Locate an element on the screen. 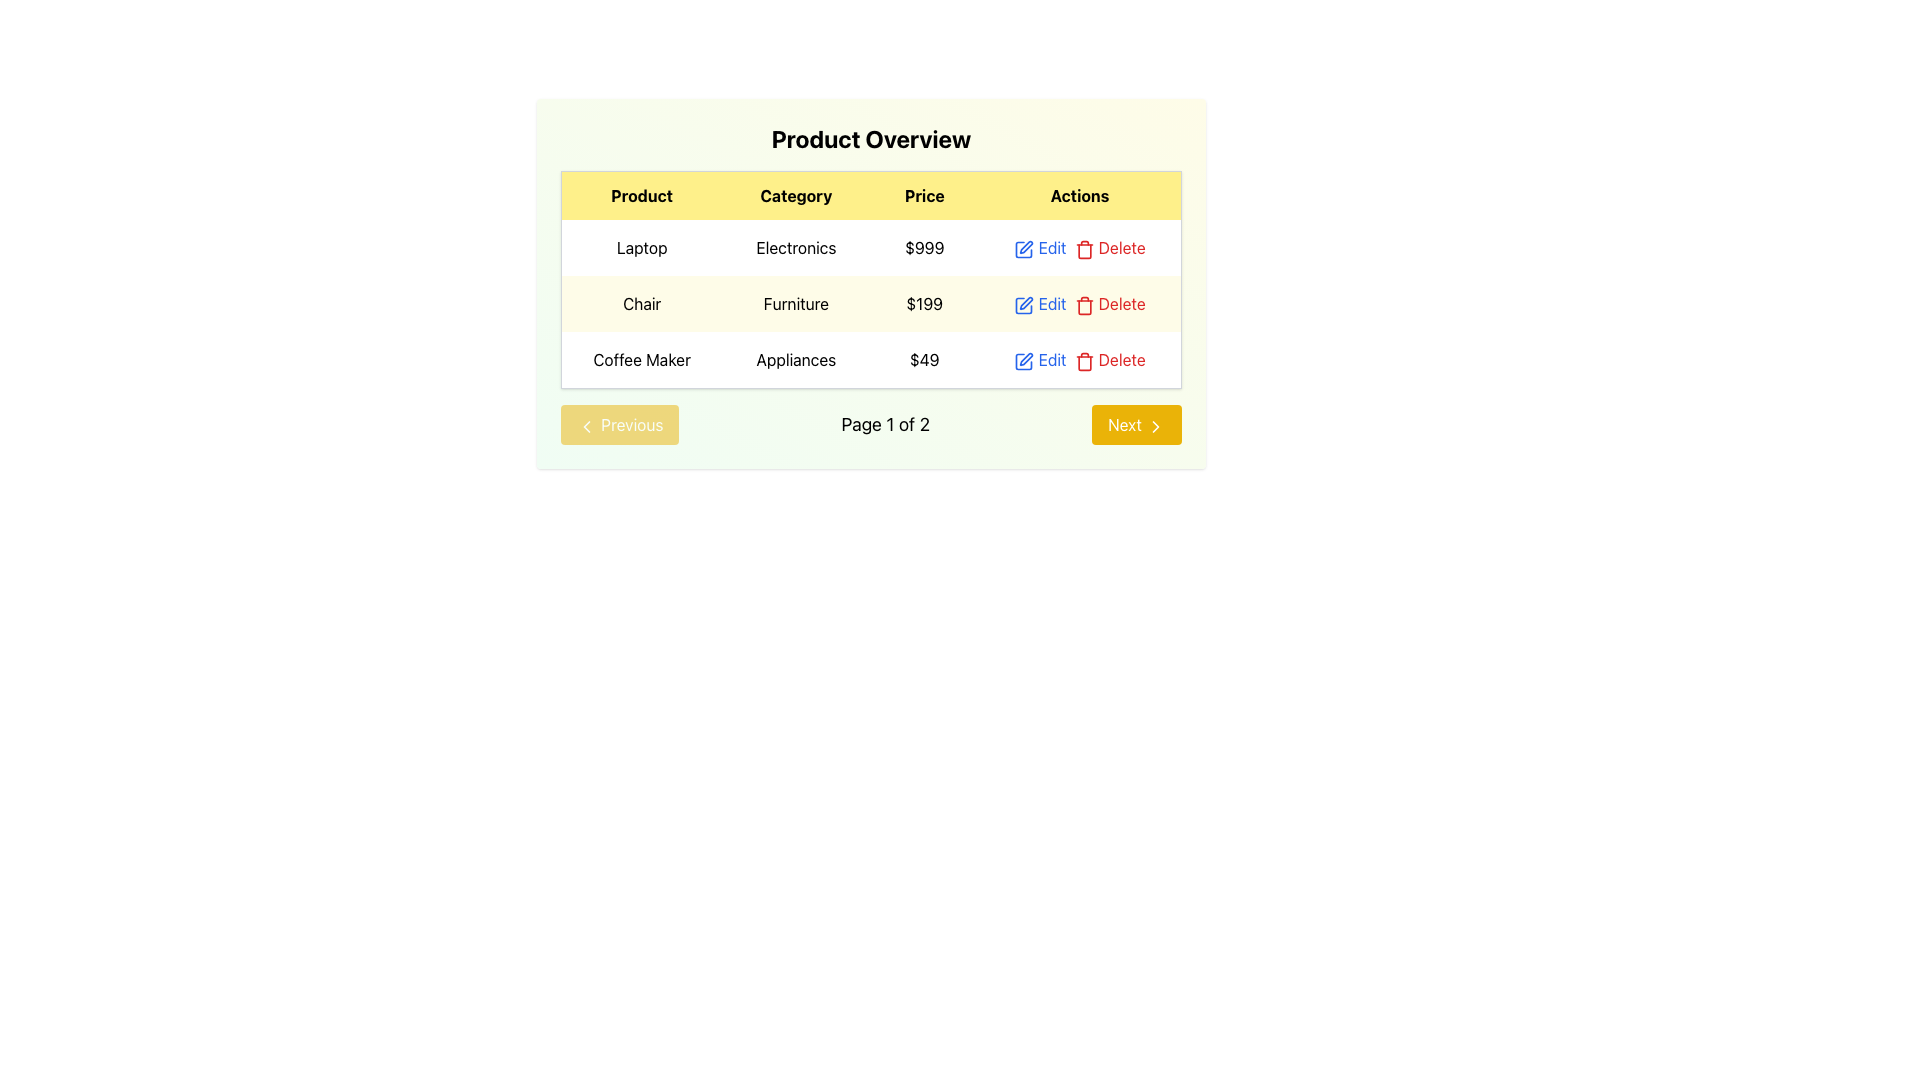 The height and width of the screenshot is (1080, 1920). the text label displaying 'Category', which is the second item in the header row of a table-like structure, located within a yellow header and positioned between 'Product' and 'Price' is located at coordinates (795, 195).